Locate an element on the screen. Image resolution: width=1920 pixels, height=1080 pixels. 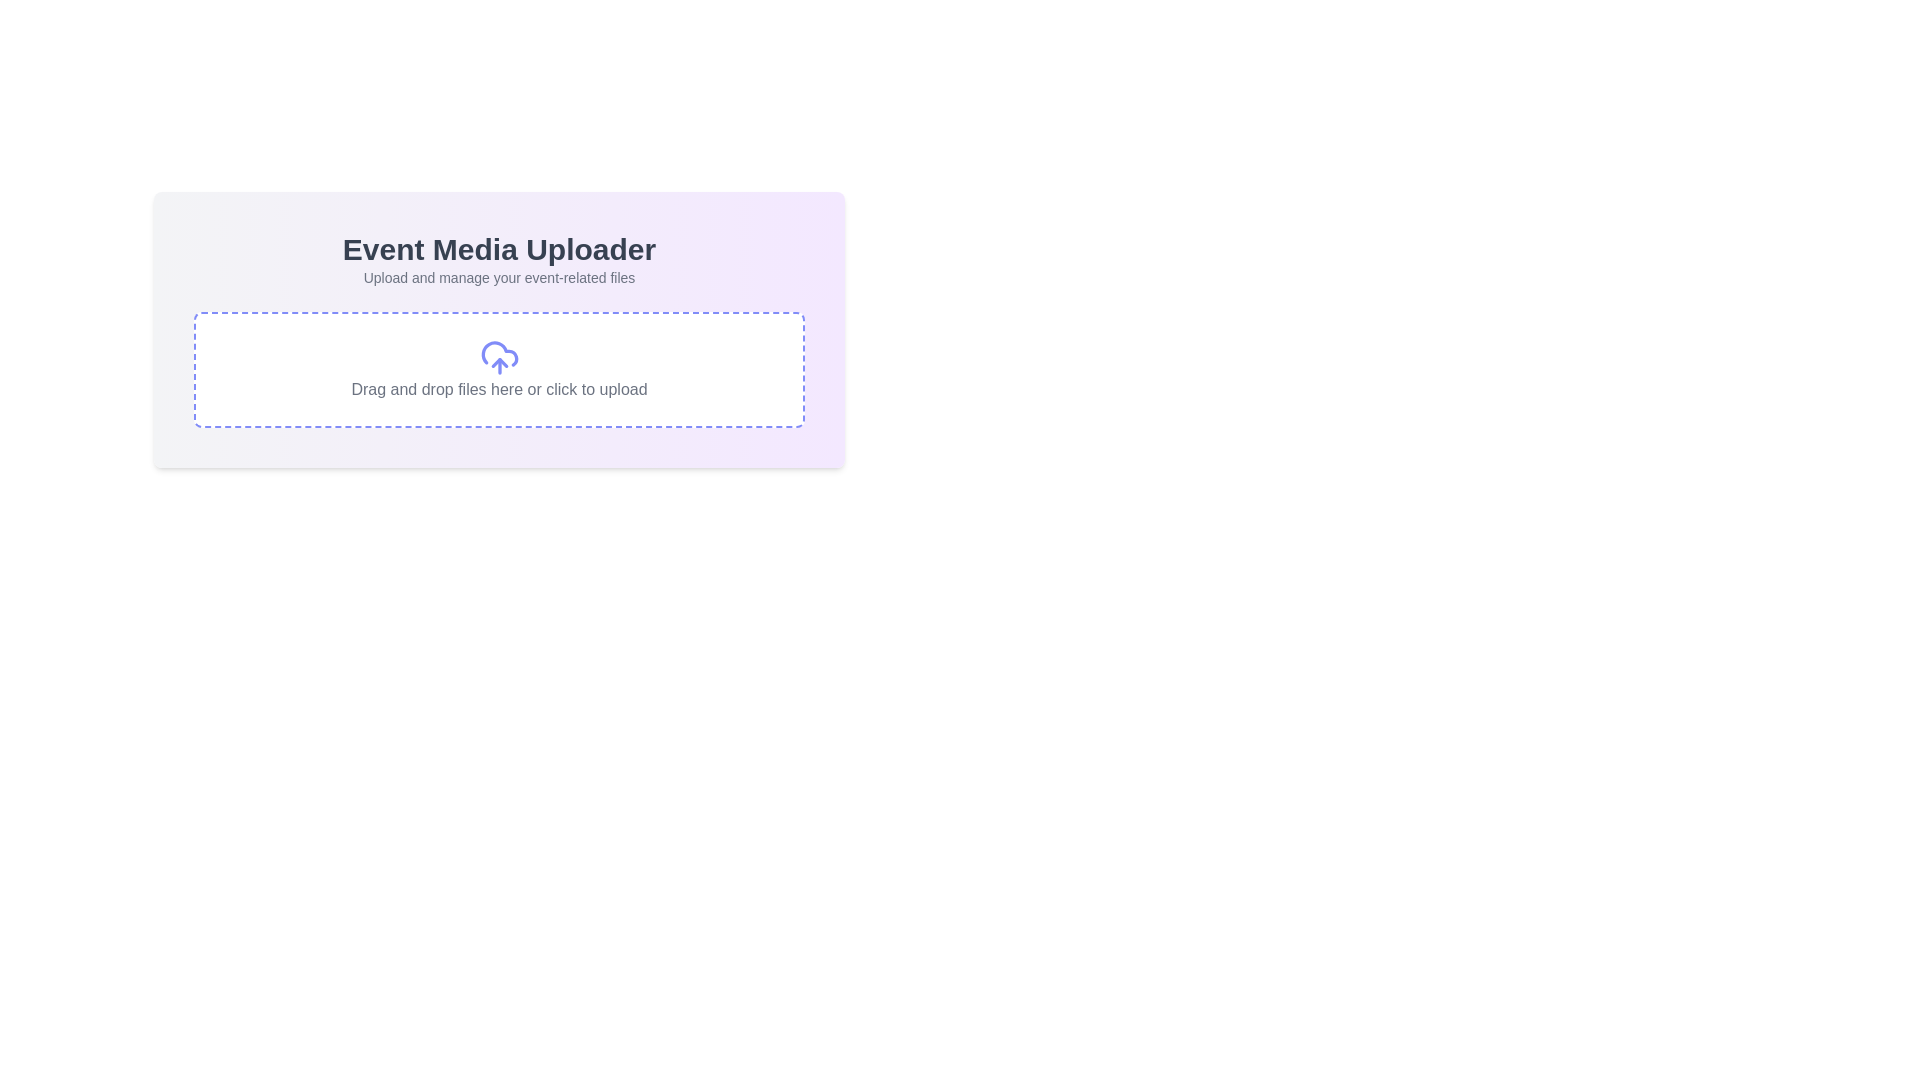
the cloud upload icon, which is a minimalist icon resembling a cloud with an upward-pointing arrow, located inside a bordered dashed box with indigo outlines is located at coordinates (499, 357).